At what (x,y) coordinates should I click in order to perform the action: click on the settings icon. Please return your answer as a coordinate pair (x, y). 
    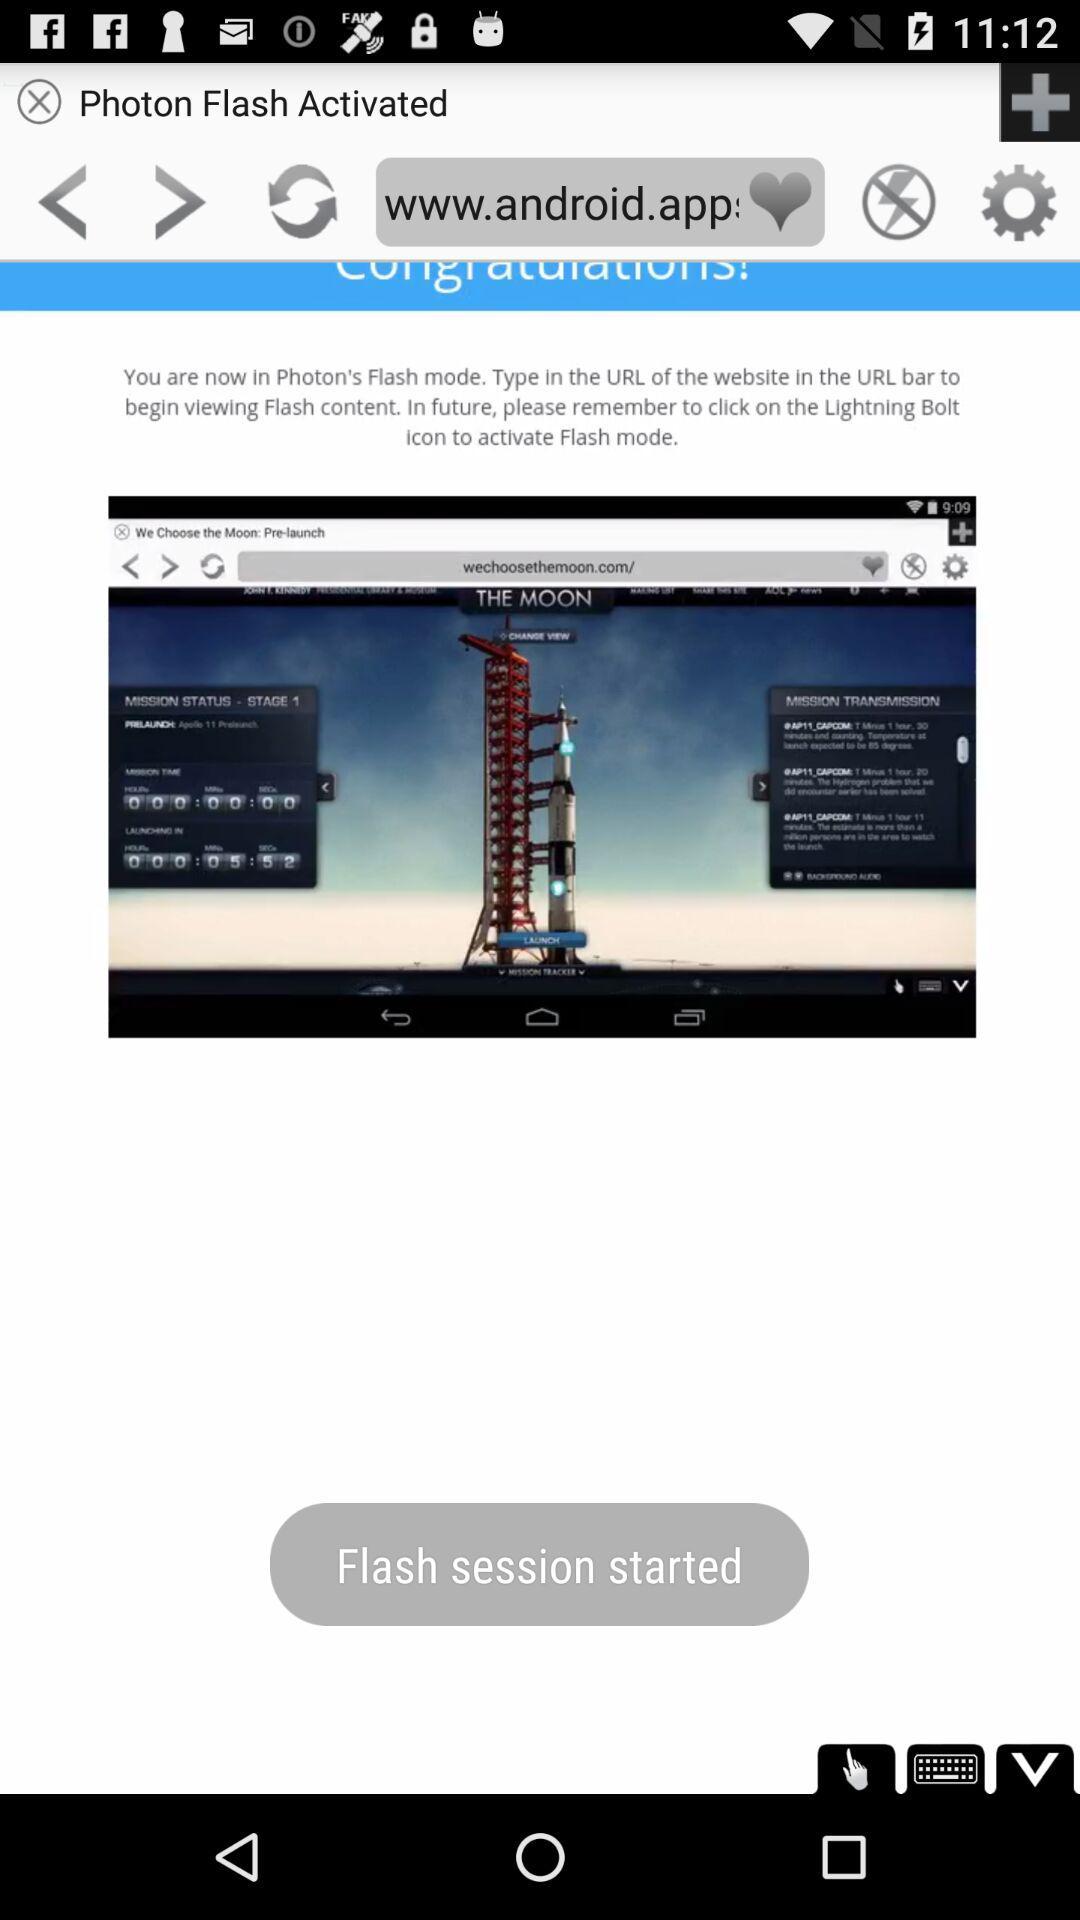
    Looking at the image, I should click on (1019, 216).